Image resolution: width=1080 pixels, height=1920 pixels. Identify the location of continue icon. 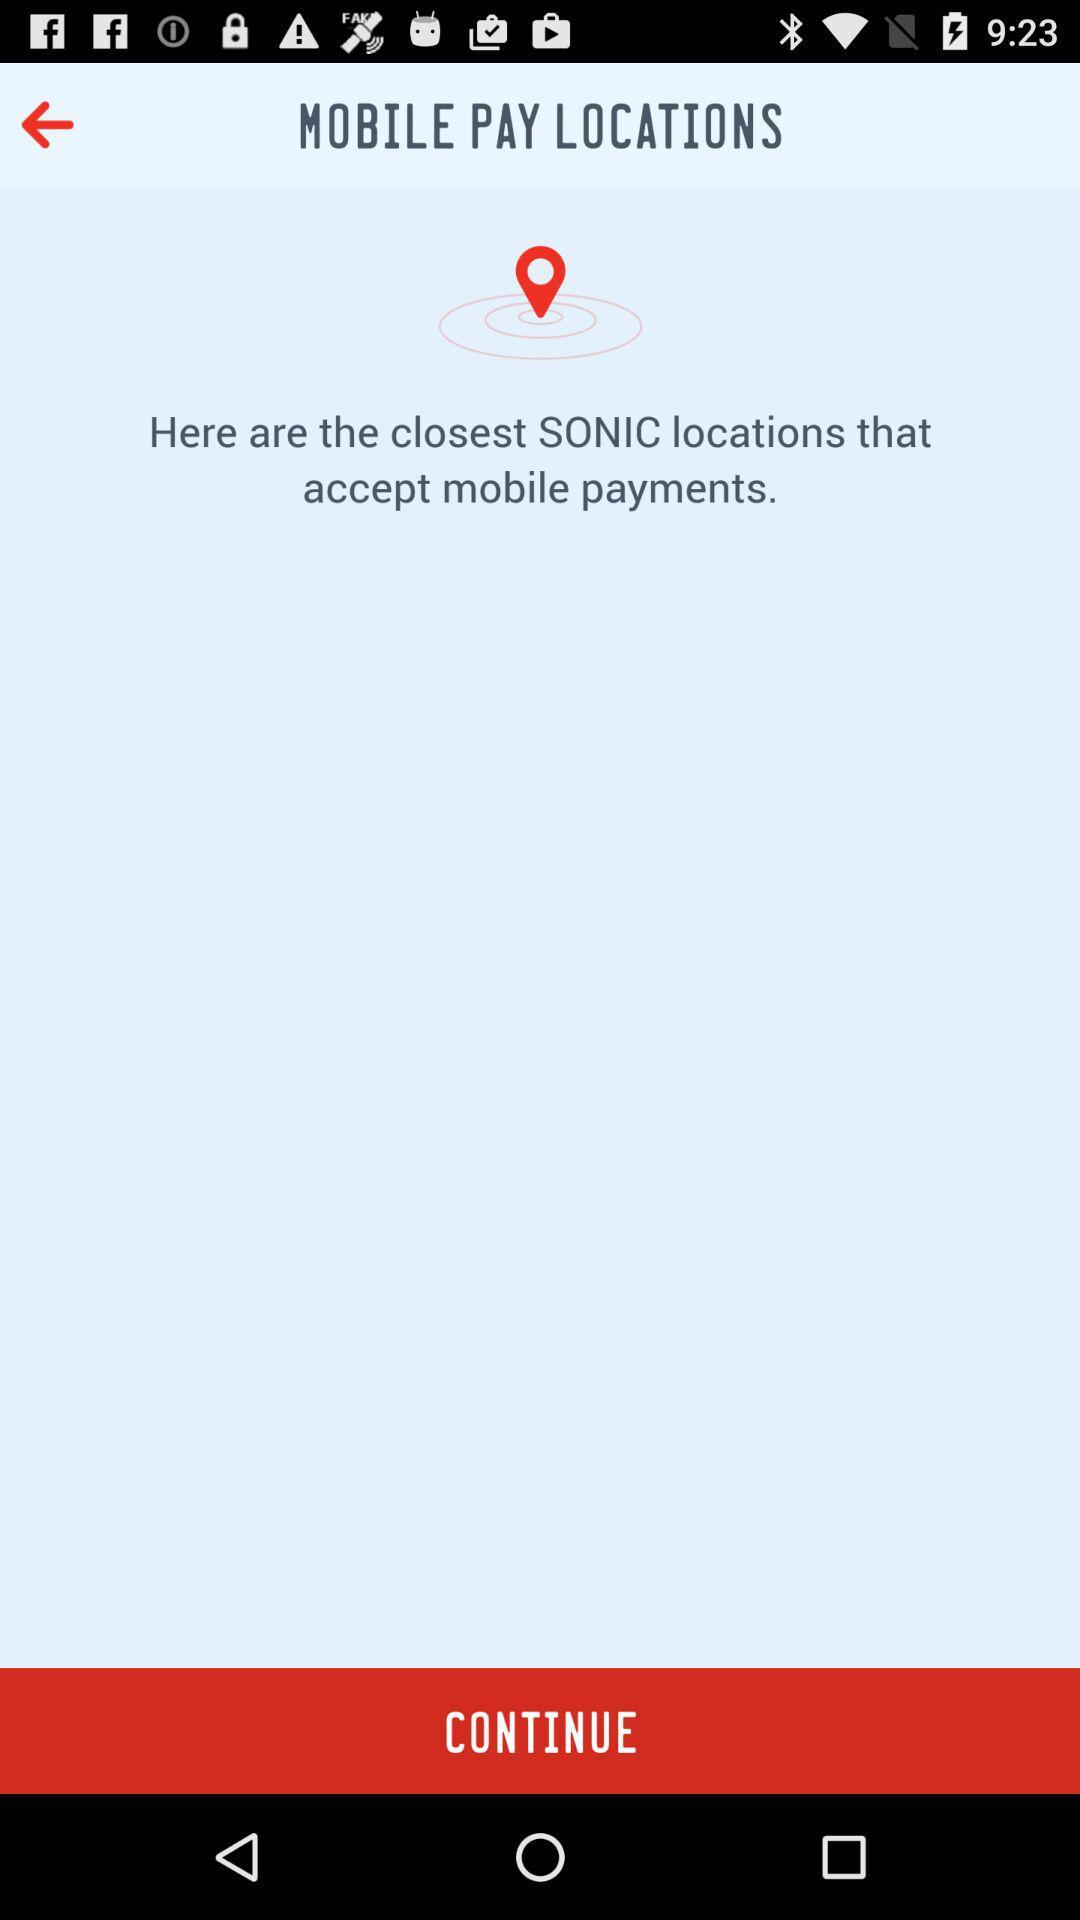
(540, 1730).